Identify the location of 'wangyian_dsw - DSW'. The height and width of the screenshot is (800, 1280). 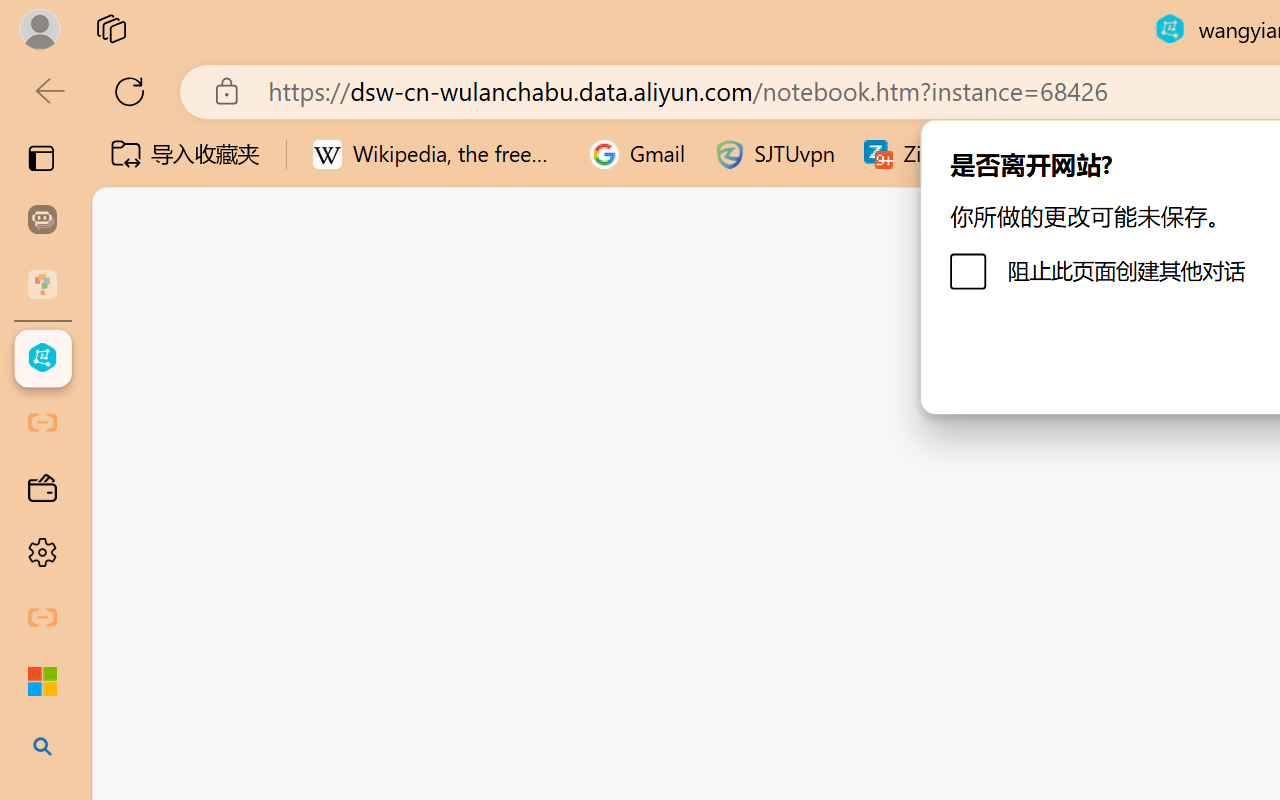
(42, 358).